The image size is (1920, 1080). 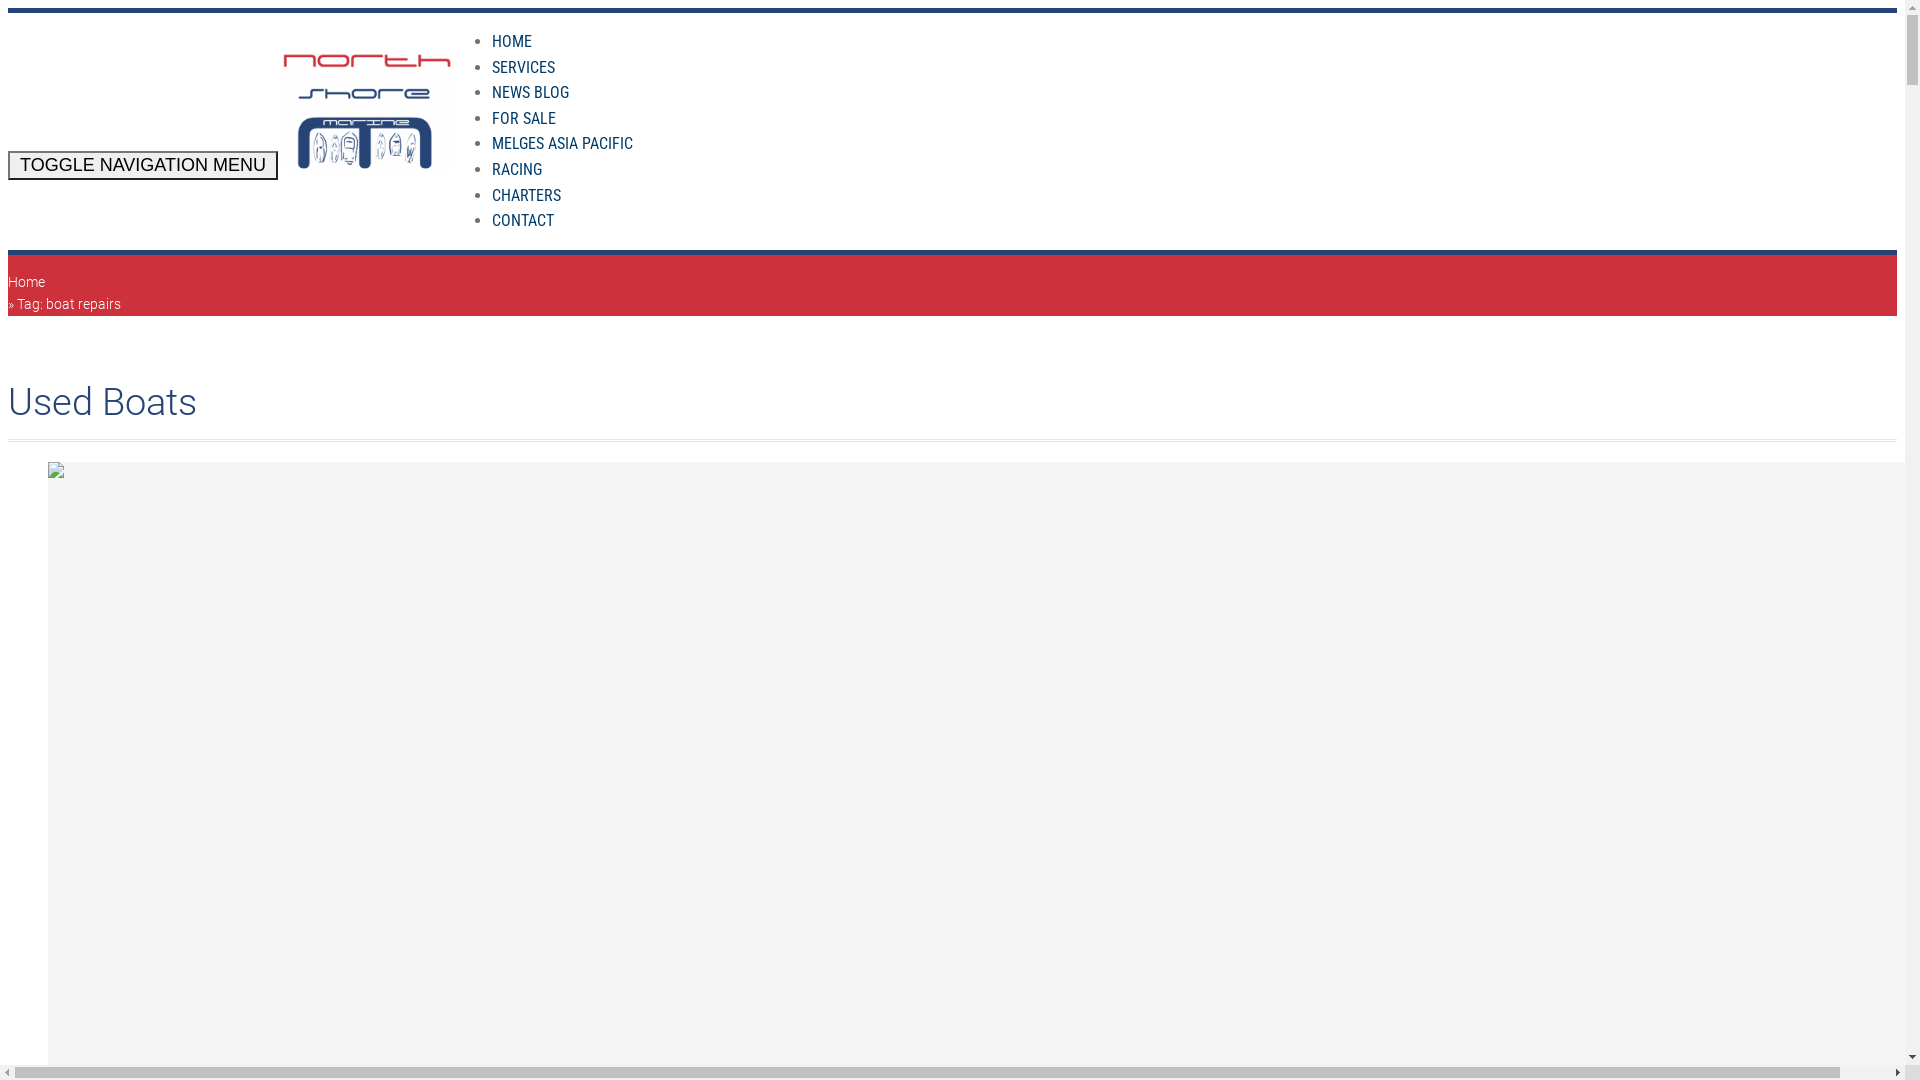 What do you see at coordinates (530, 92) in the screenshot?
I see `'NEWS BLOG'` at bounding box center [530, 92].